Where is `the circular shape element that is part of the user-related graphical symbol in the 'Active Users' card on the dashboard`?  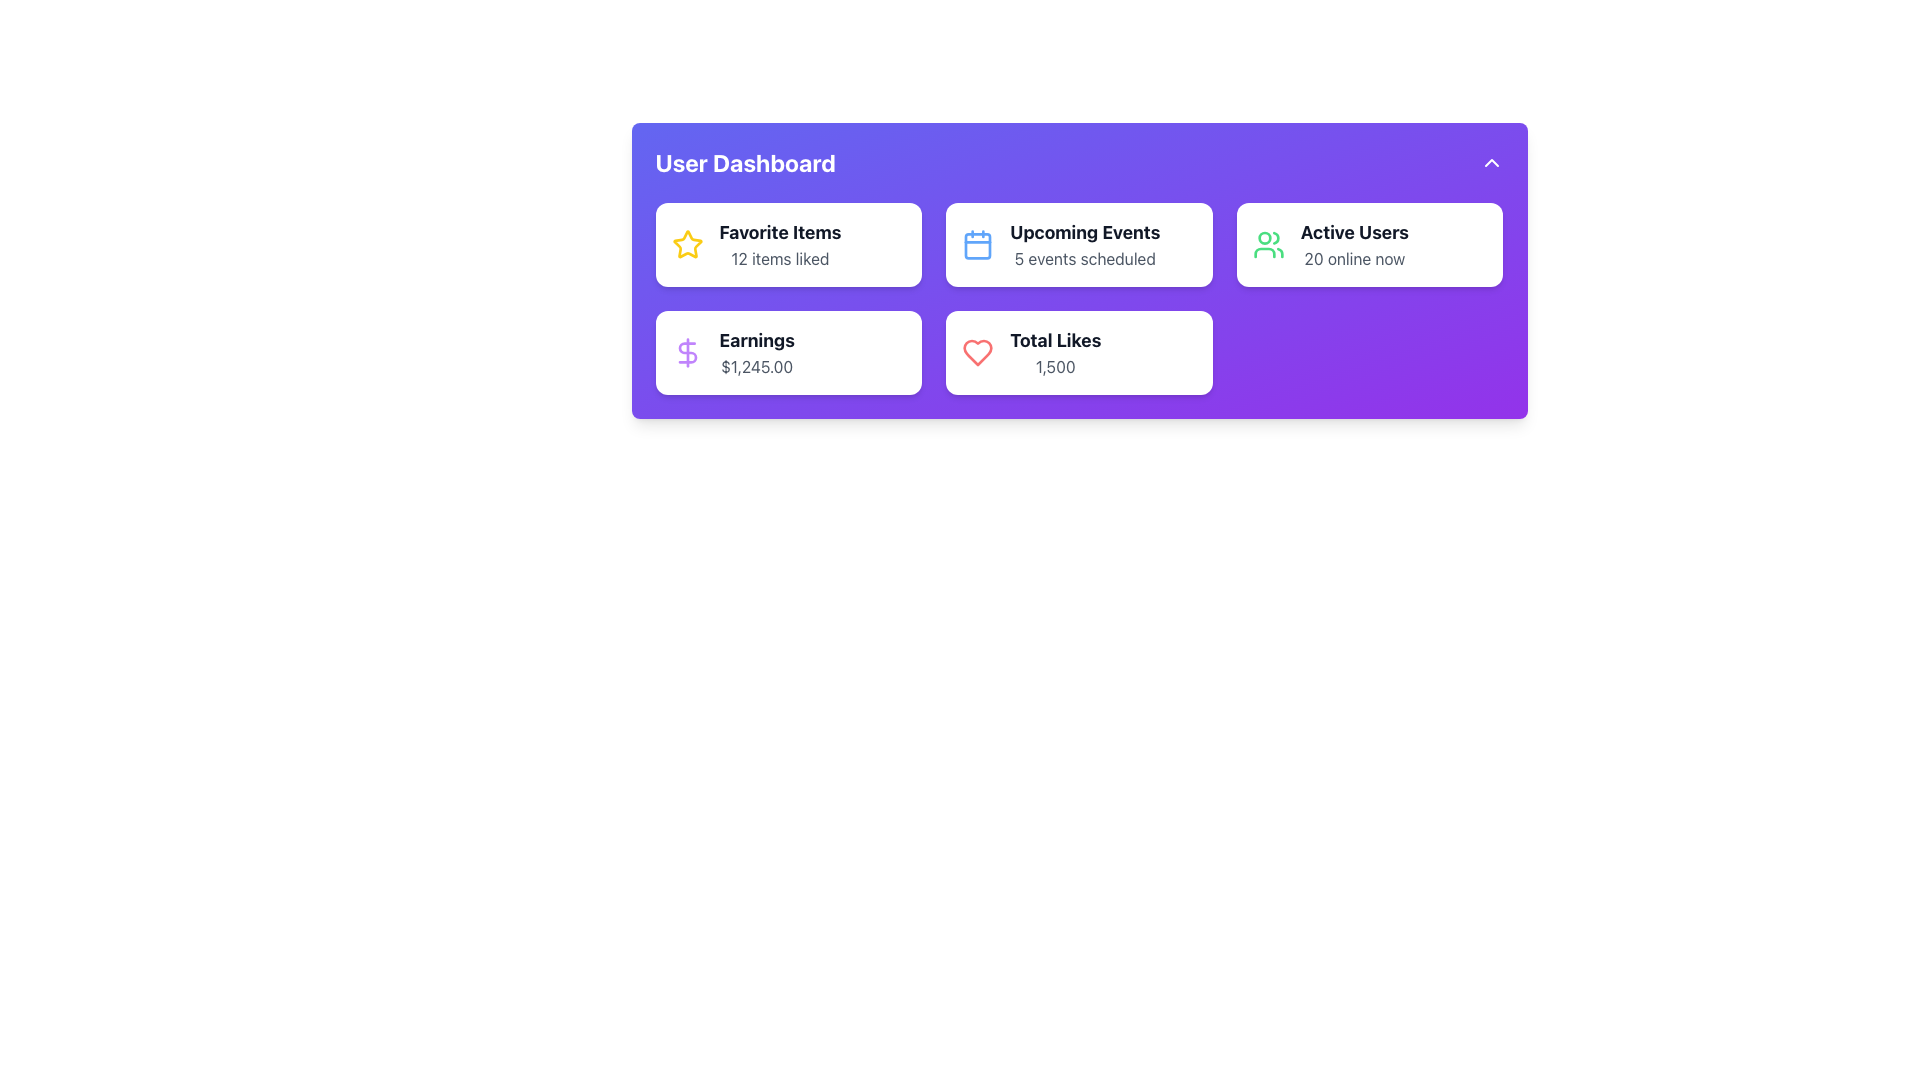
the circular shape element that is part of the user-related graphical symbol in the 'Active Users' card on the dashboard is located at coordinates (1263, 237).